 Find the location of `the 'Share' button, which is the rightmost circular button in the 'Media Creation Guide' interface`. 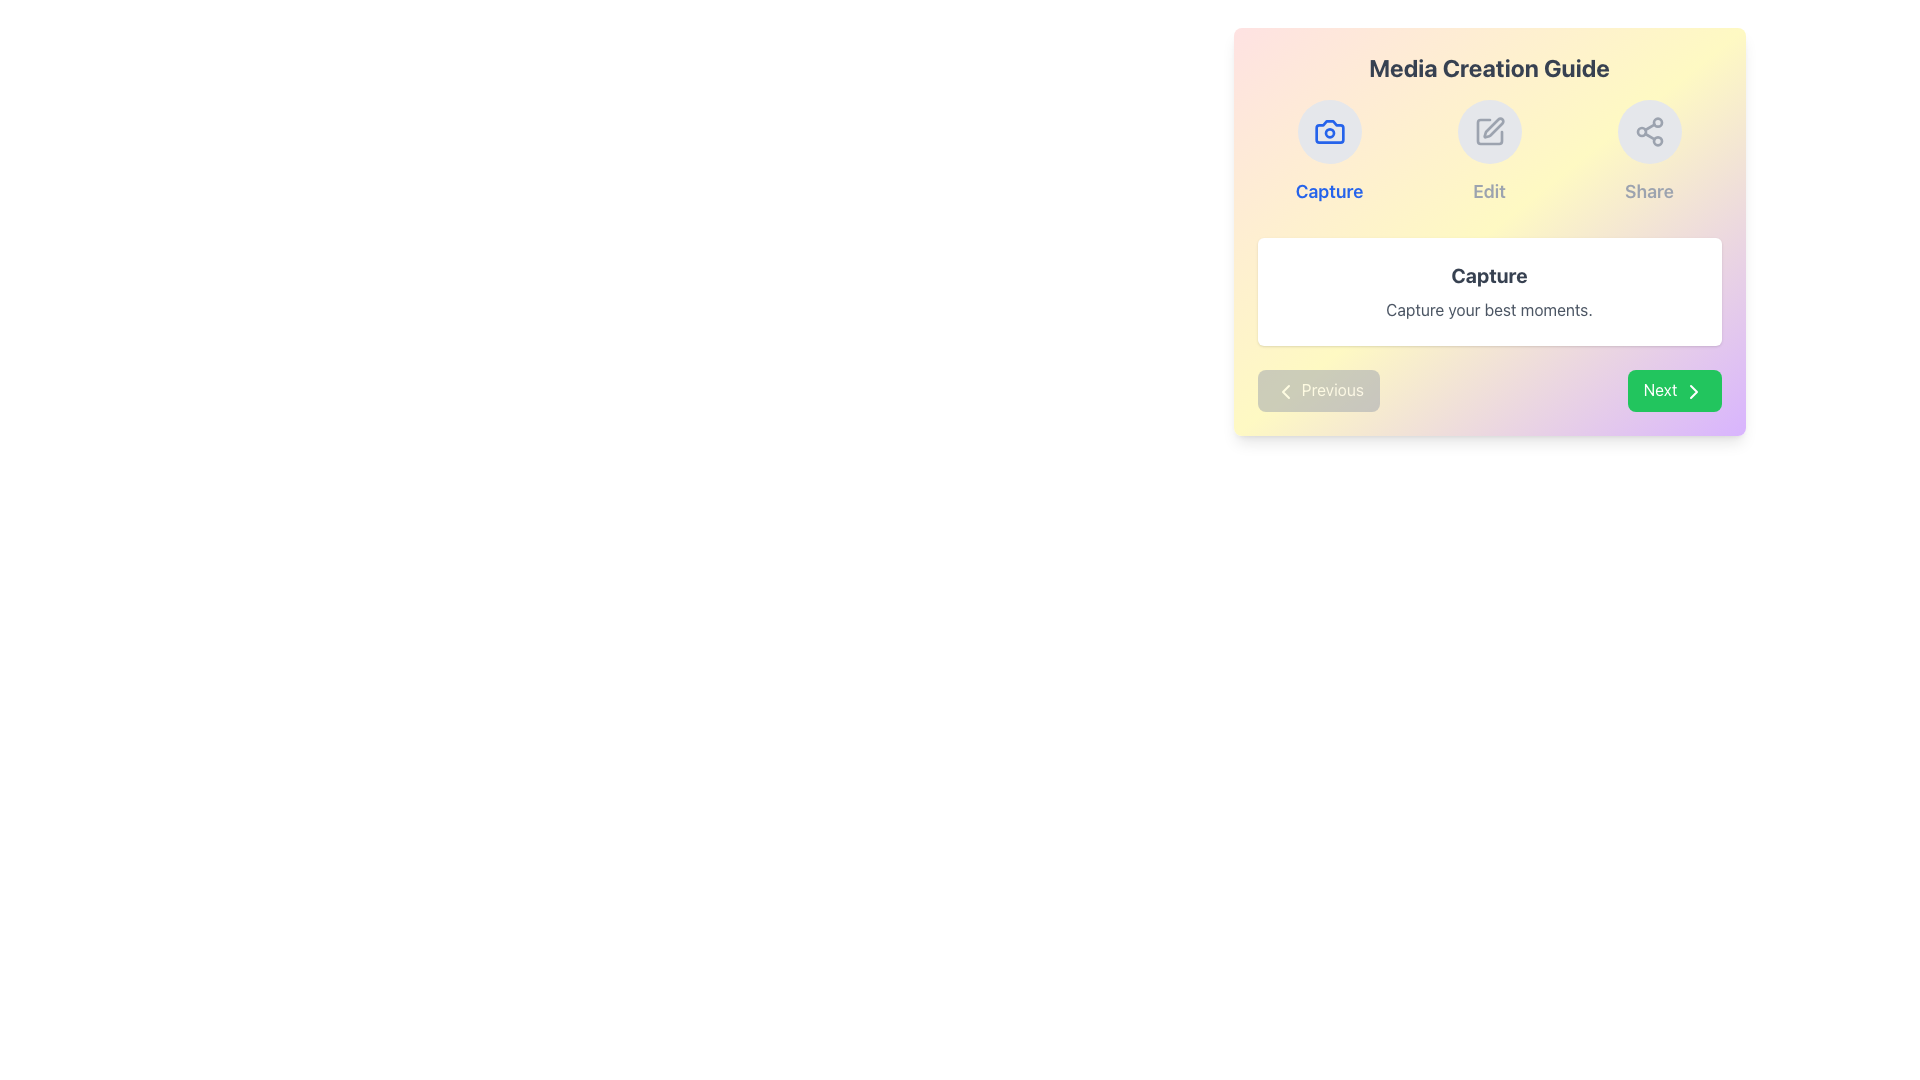

the 'Share' button, which is the rightmost circular button in the 'Media Creation Guide' interface is located at coordinates (1649, 131).